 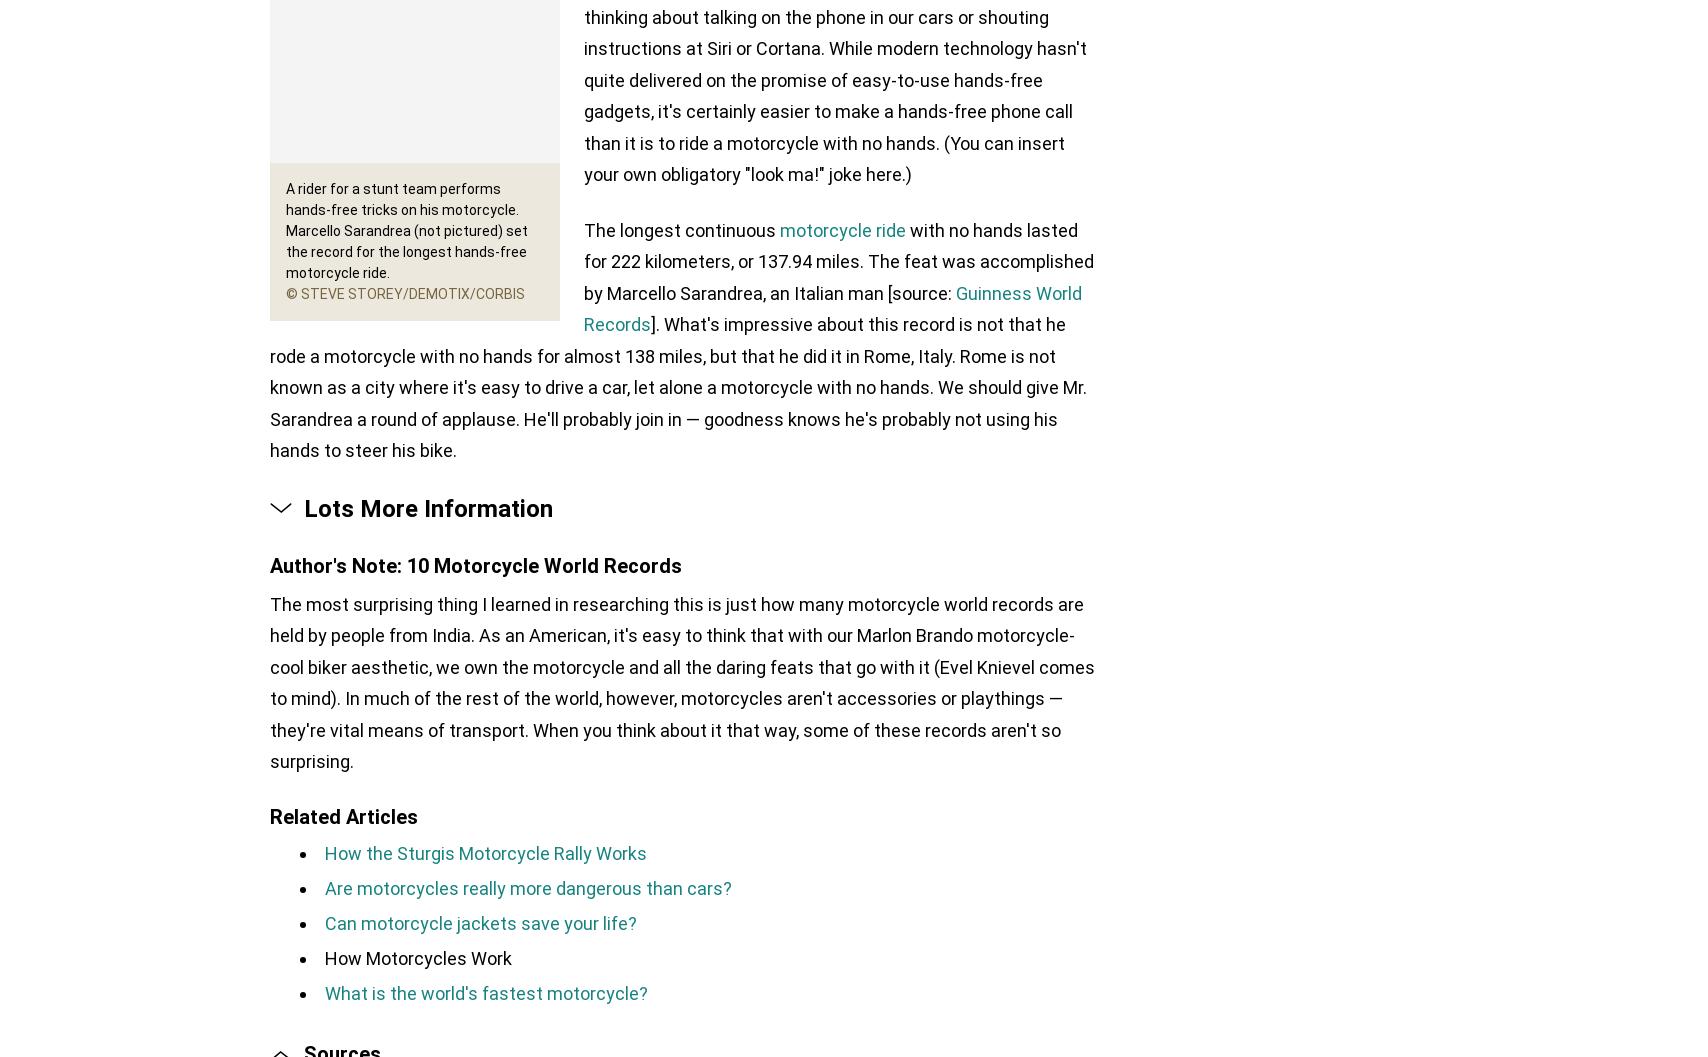 What do you see at coordinates (484, 851) in the screenshot?
I see `'How the Sturgis Motorcycle Rally Works'` at bounding box center [484, 851].